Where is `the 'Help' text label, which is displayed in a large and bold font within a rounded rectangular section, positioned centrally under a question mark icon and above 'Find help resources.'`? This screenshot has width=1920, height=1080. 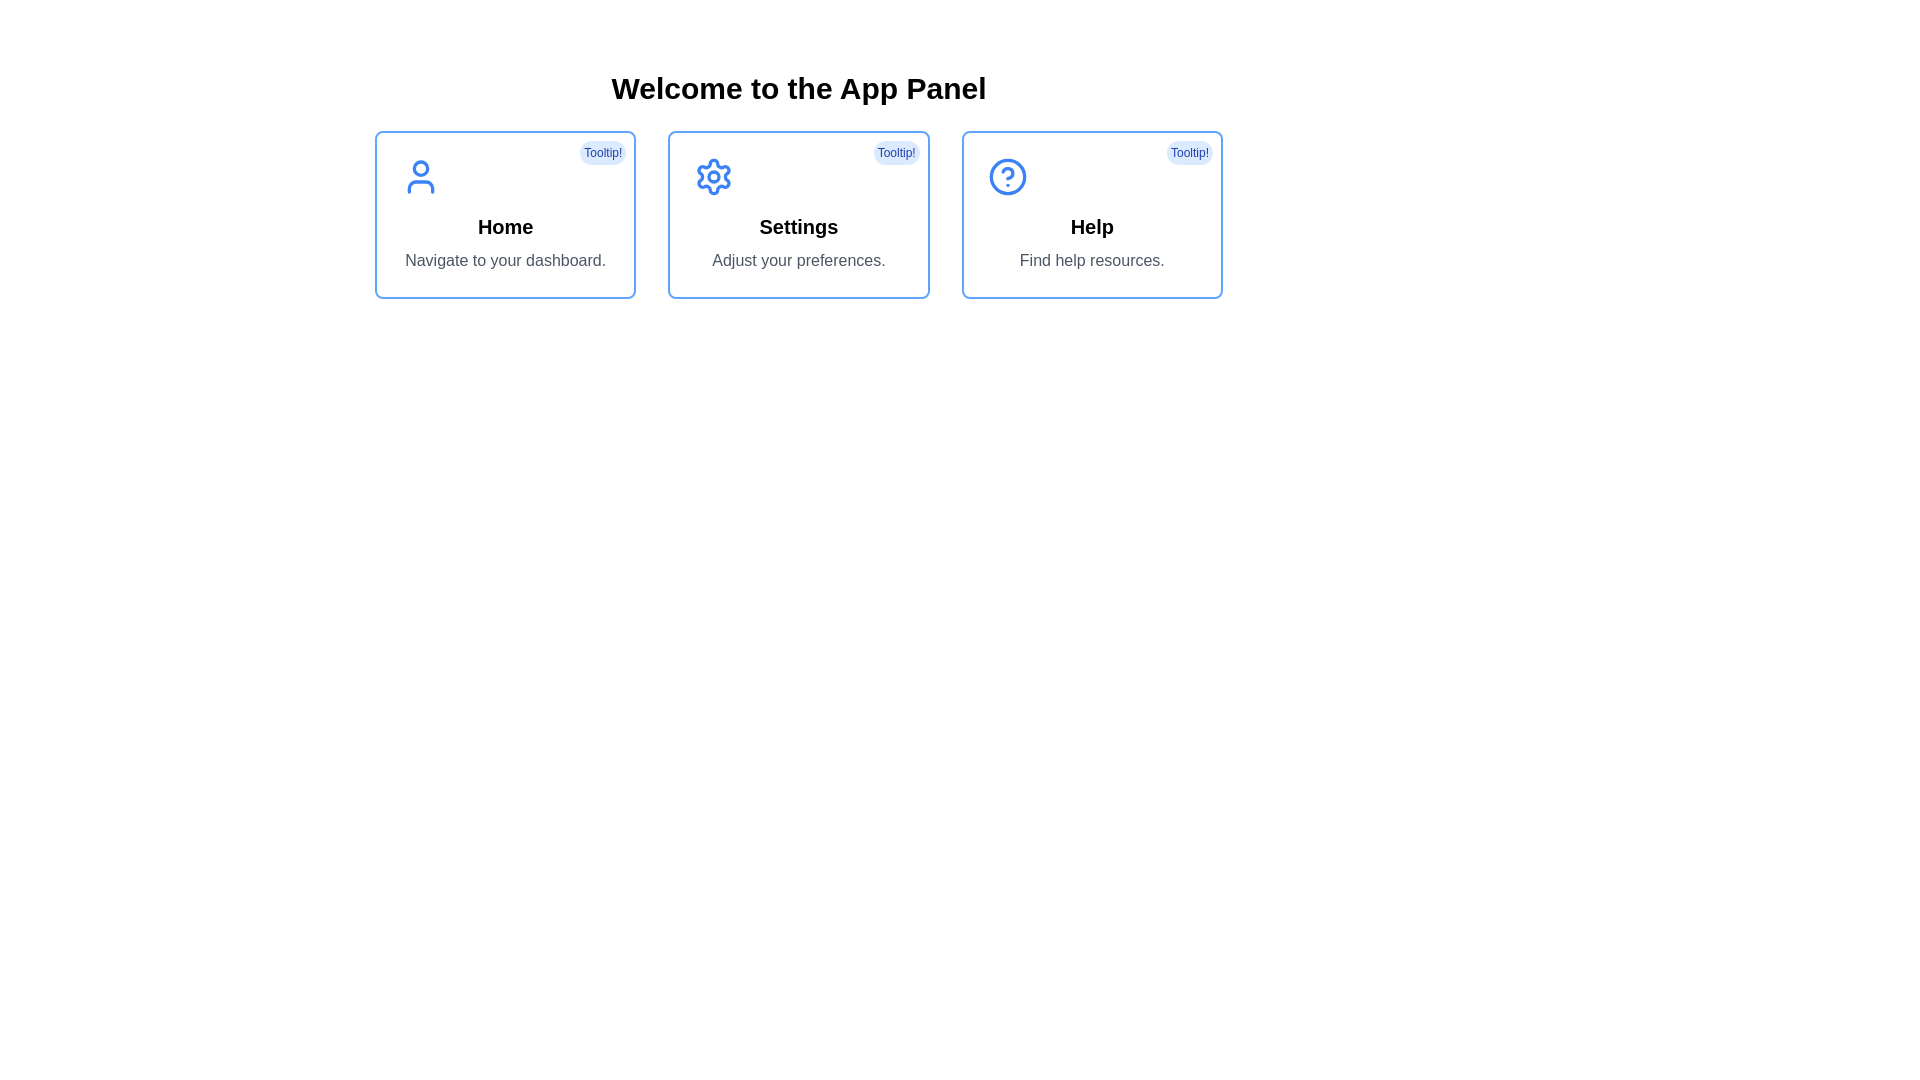
the 'Help' text label, which is displayed in a large and bold font within a rounded rectangular section, positioned centrally under a question mark icon and above 'Find help resources.' is located at coordinates (1091, 226).